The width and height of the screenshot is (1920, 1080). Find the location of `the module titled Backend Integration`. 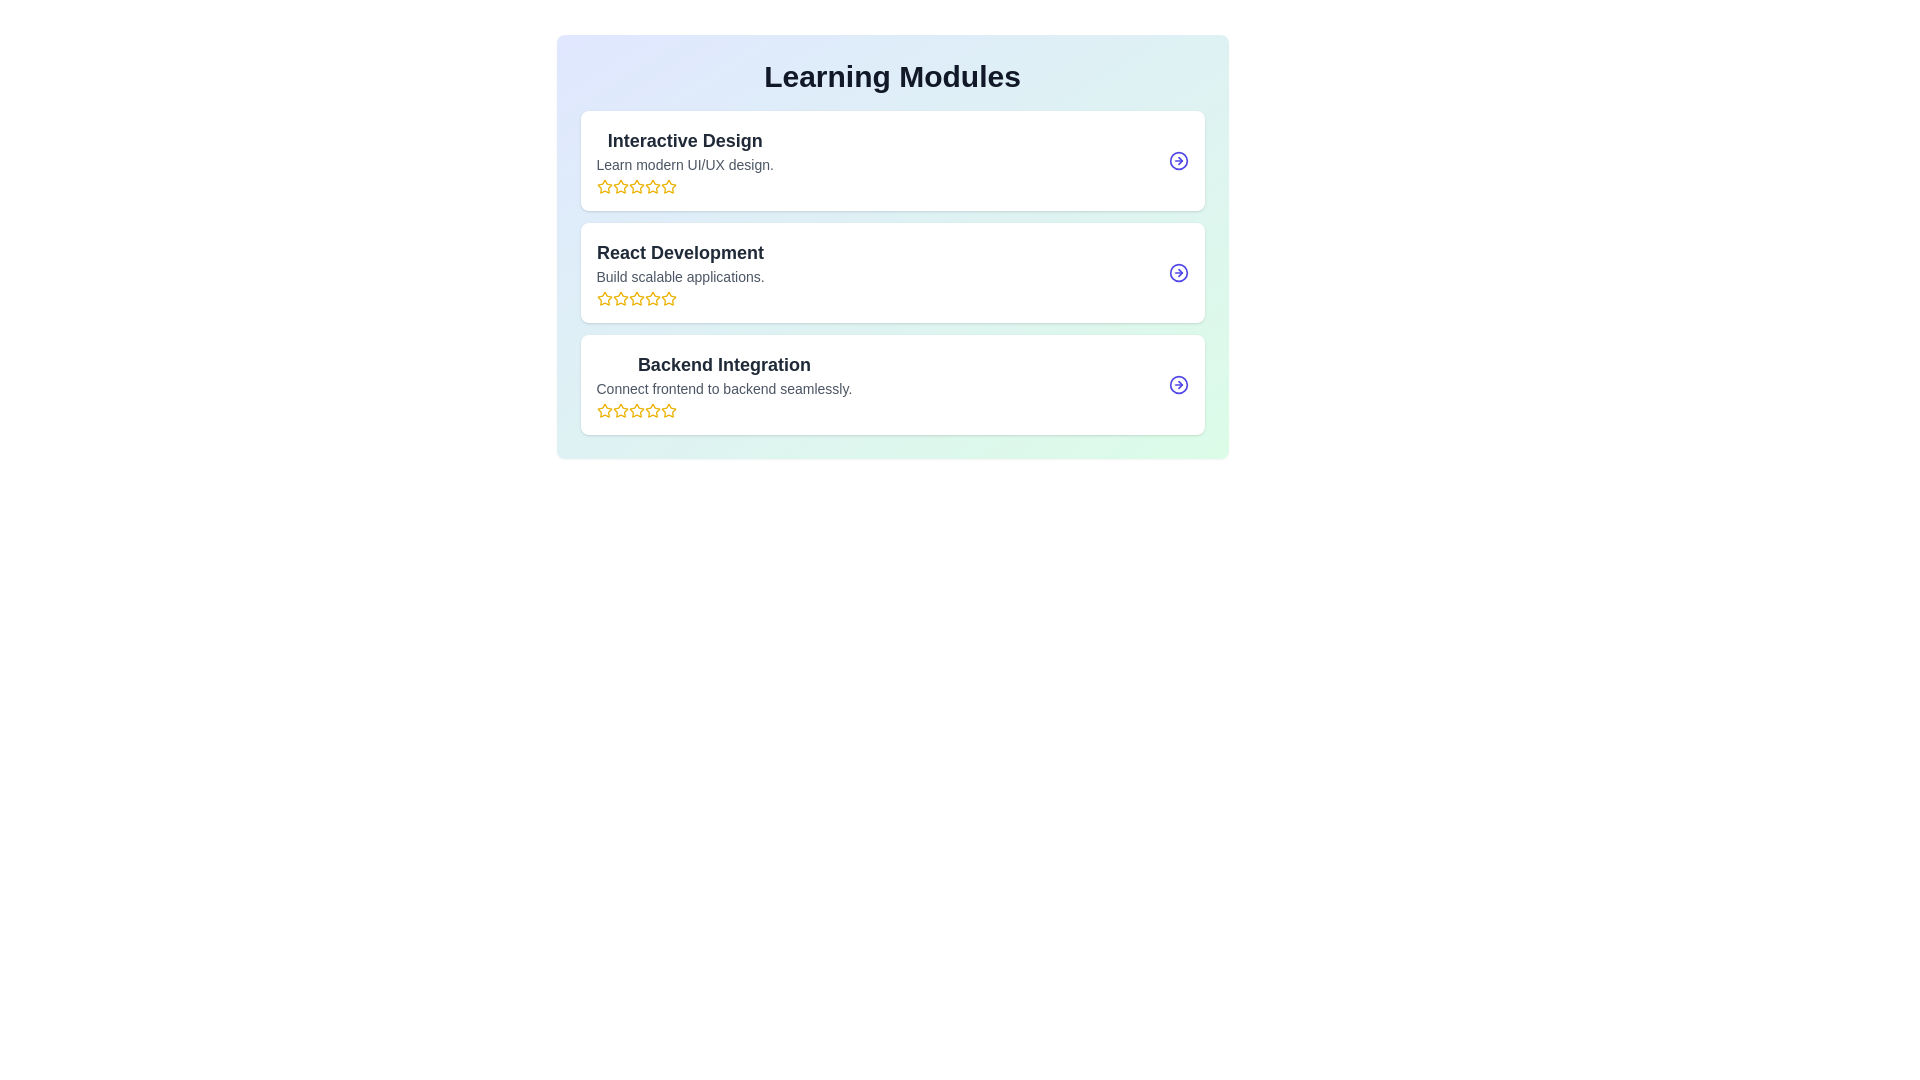

the module titled Backend Integration is located at coordinates (891, 385).